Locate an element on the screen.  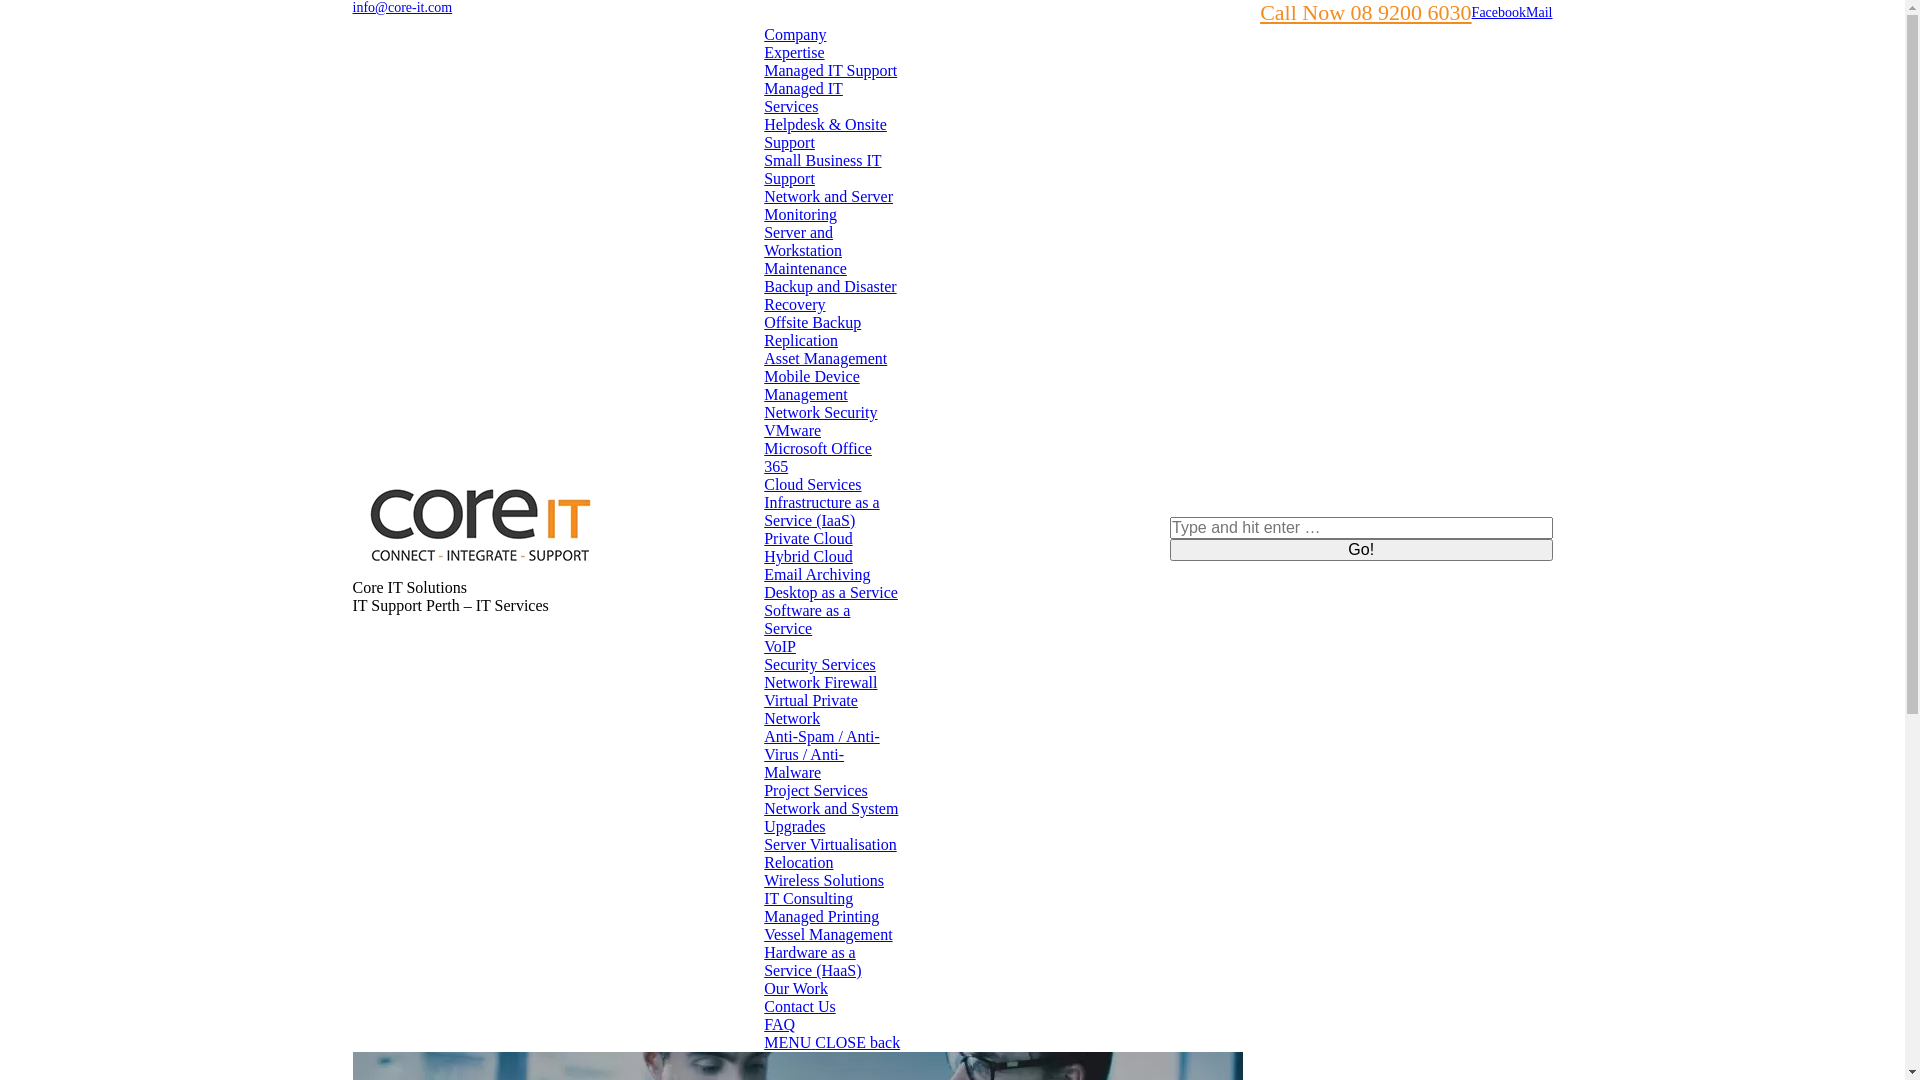
'Desktop as a Service' is located at coordinates (830, 591).